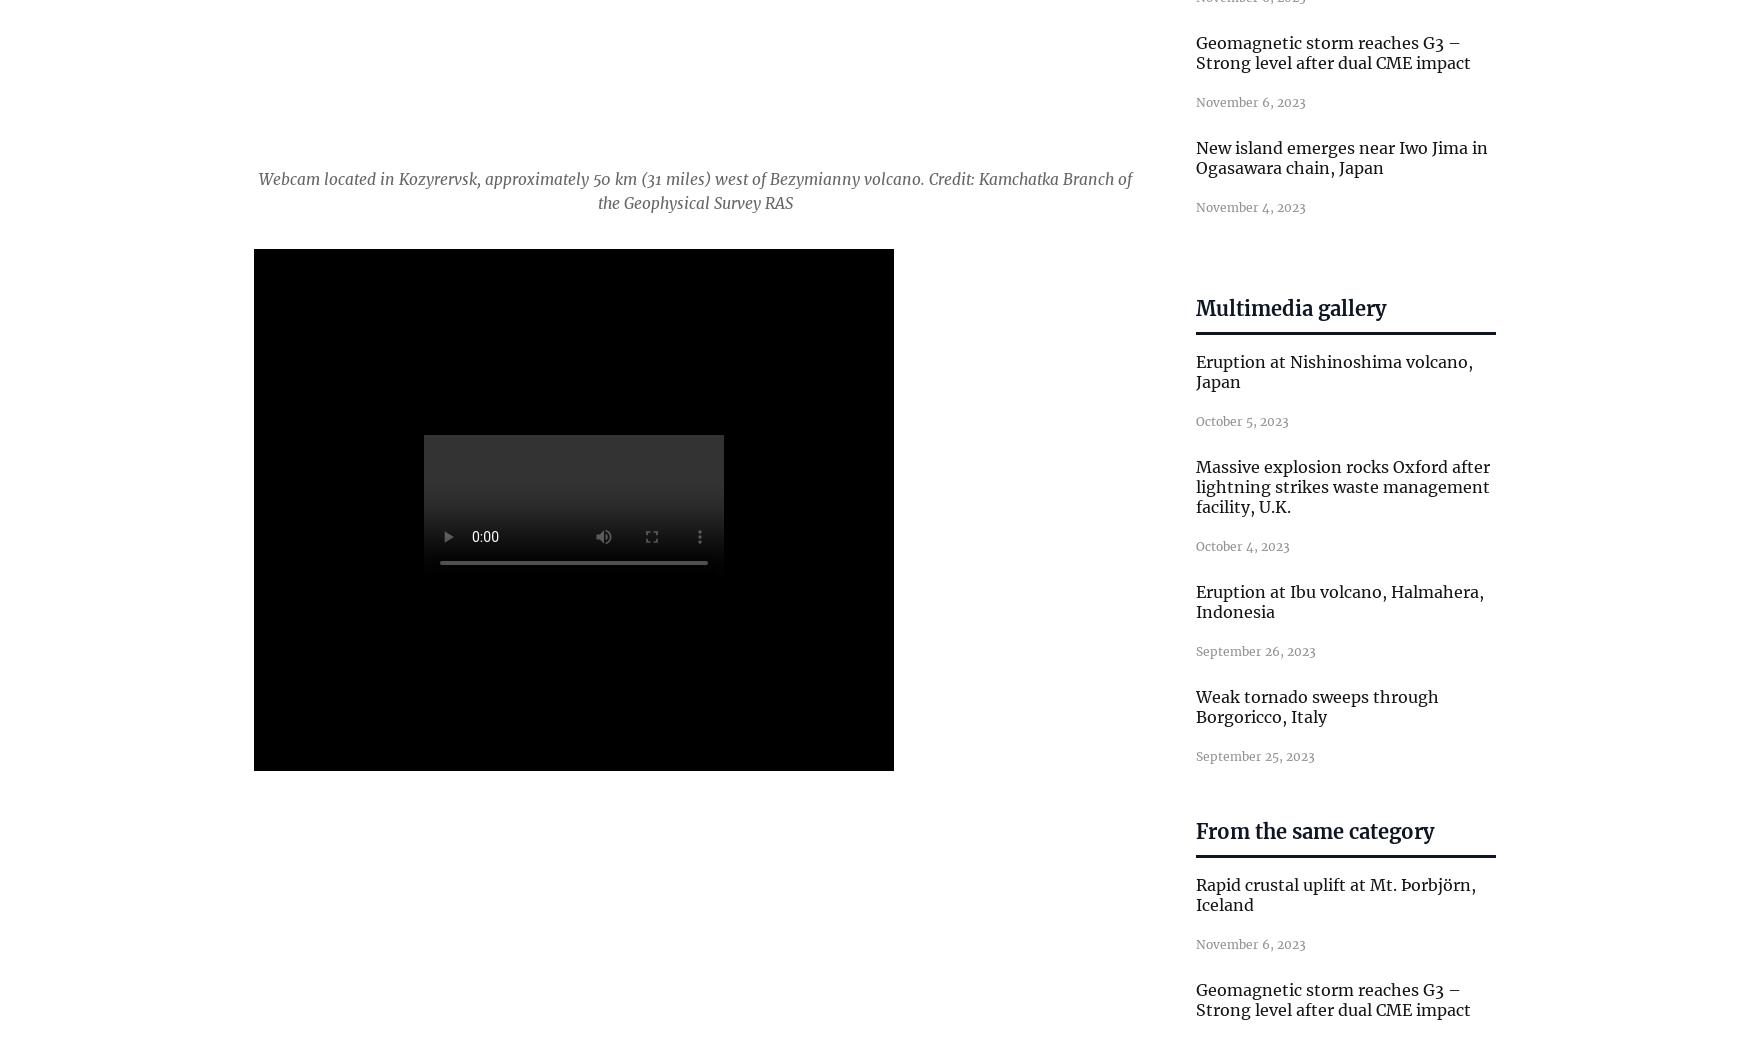 Image resolution: width=1750 pixels, height=1043 pixels. Describe the element at coordinates (1195, 205) in the screenshot. I see `'November 4, 2023'` at that location.